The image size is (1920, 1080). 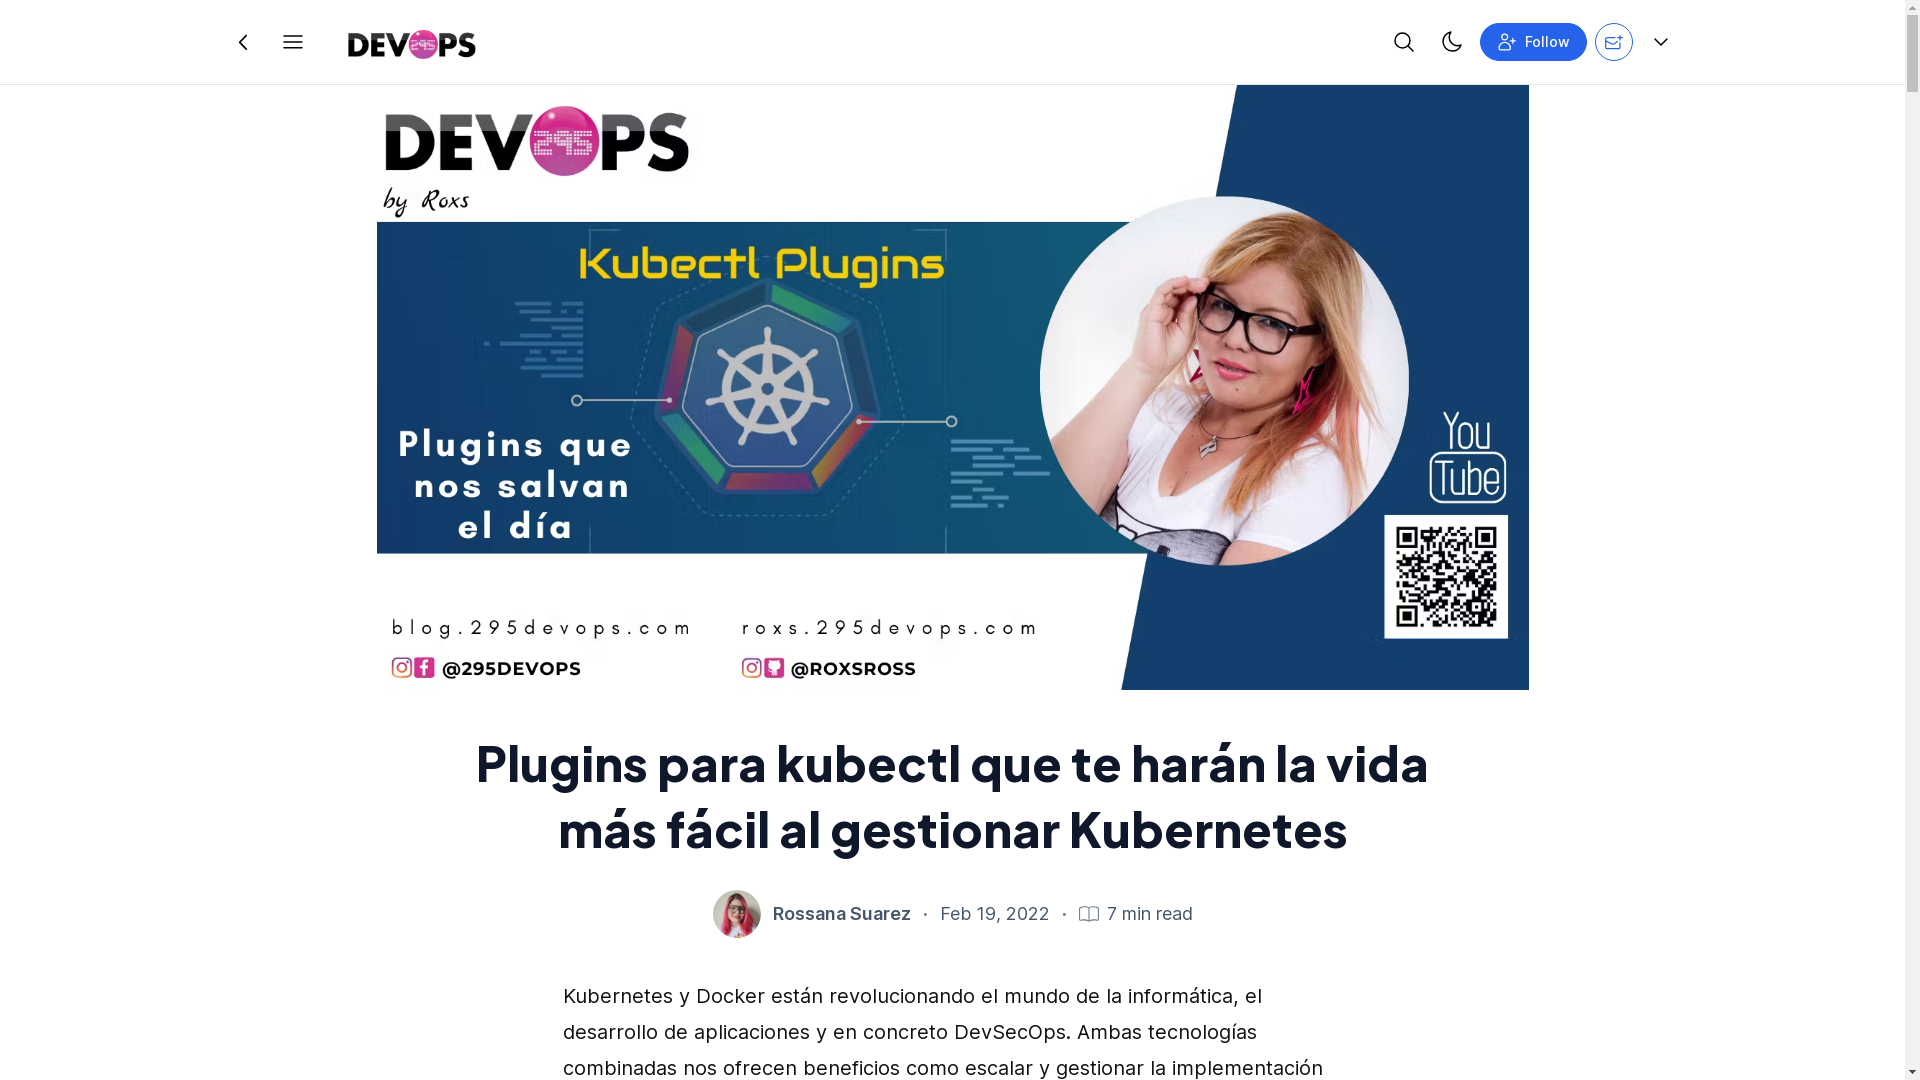 What do you see at coordinates (994, 914) in the screenshot?
I see `'Feb 19, 2022'` at bounding box center [994, 914].